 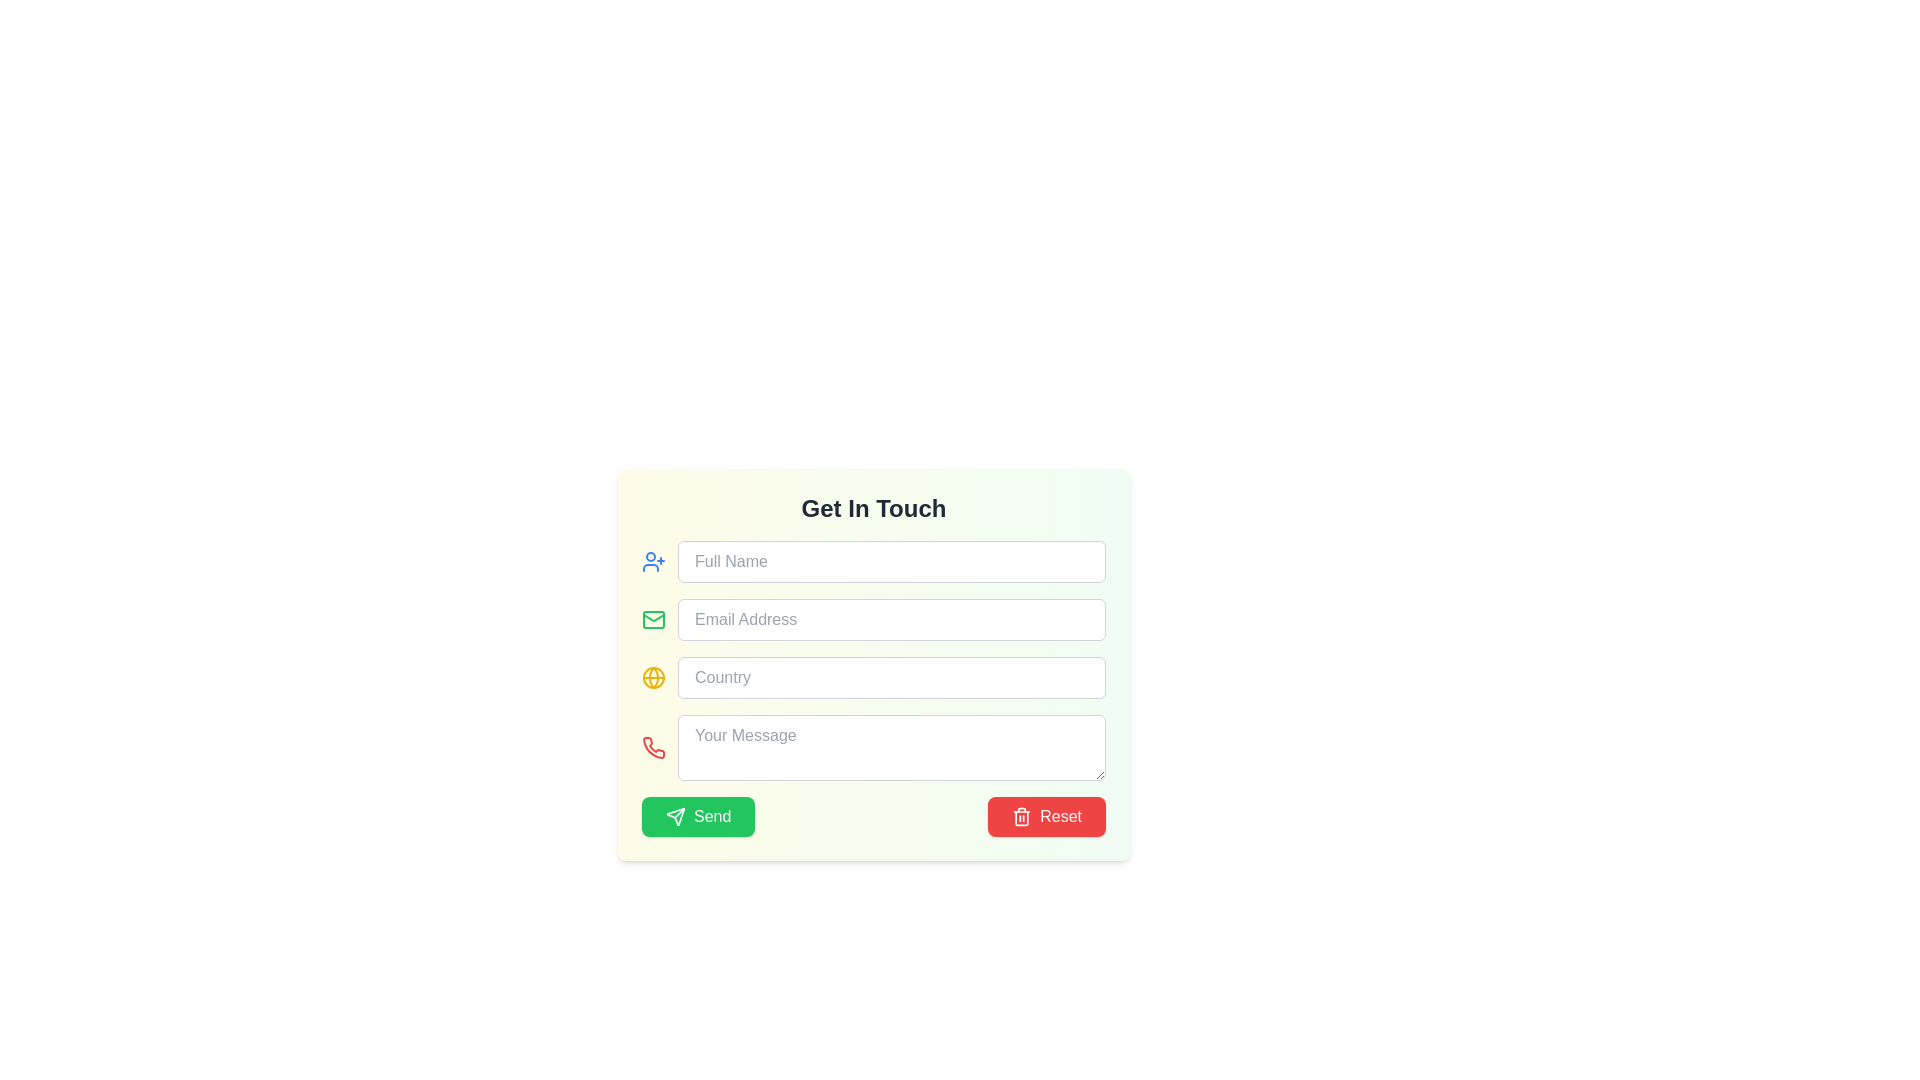 What do you see at coordinates (653, 619) in the screenshot?
I see `the green envelope icon that represents email or messages, positioned to the left of the 'Email Address' input field` at bounding box center [653, 619].